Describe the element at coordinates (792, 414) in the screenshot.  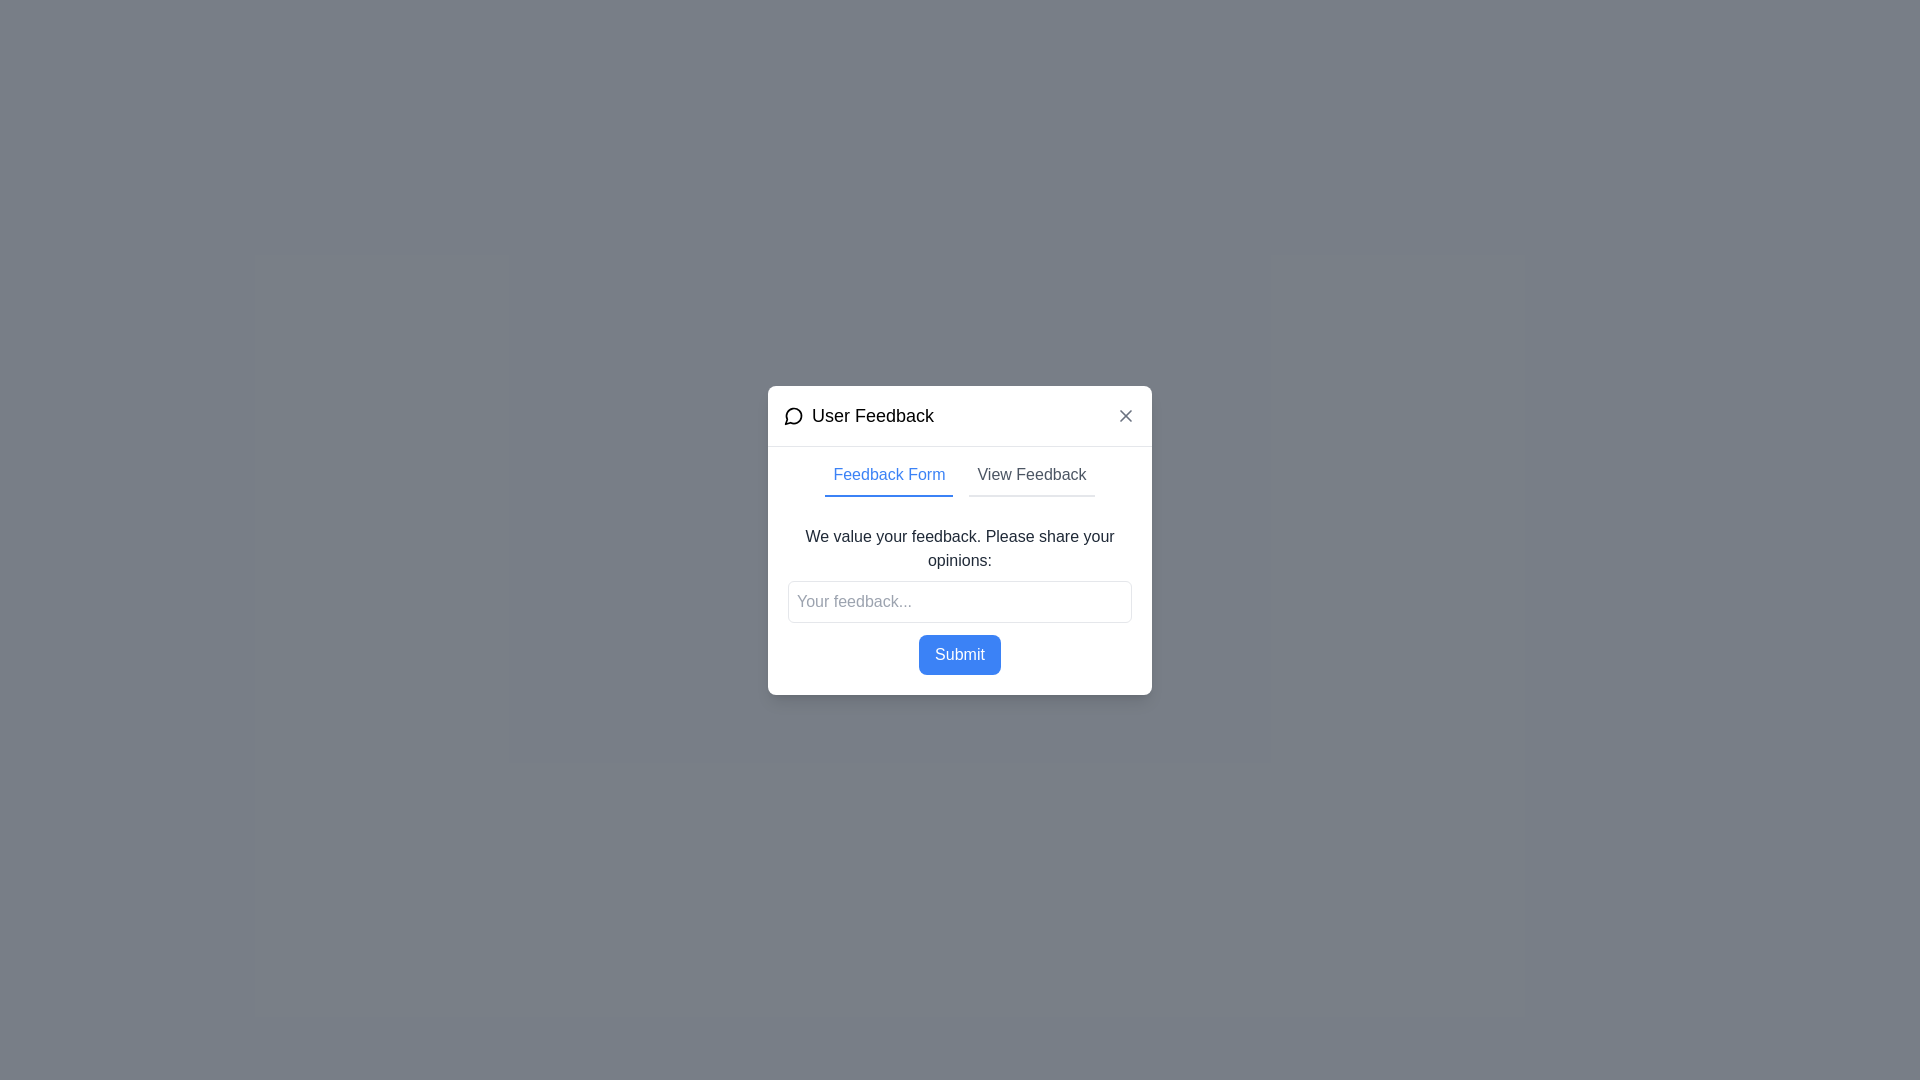
I see `the feedback icon located at the center of the feedback modal` at that location.